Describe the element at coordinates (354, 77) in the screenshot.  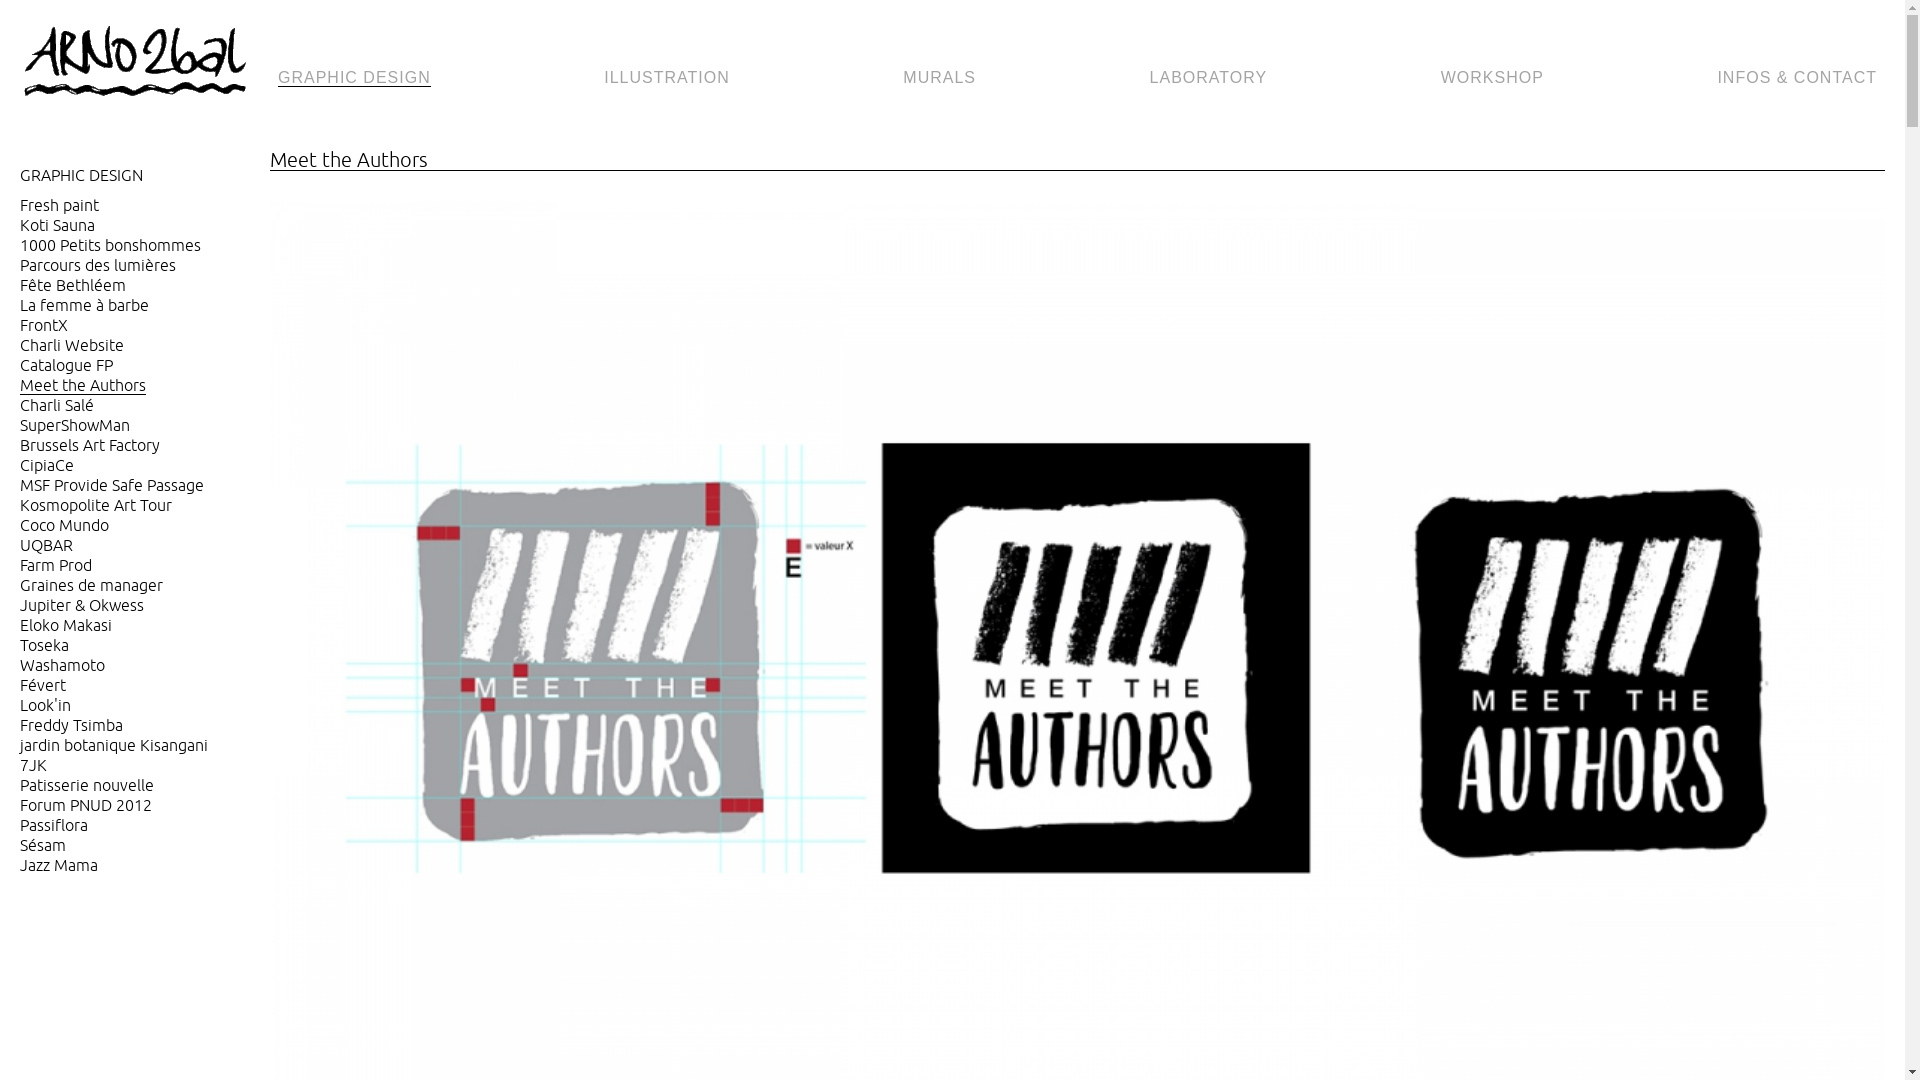
I see `'GRAPHIC DESIGN'` at that location.